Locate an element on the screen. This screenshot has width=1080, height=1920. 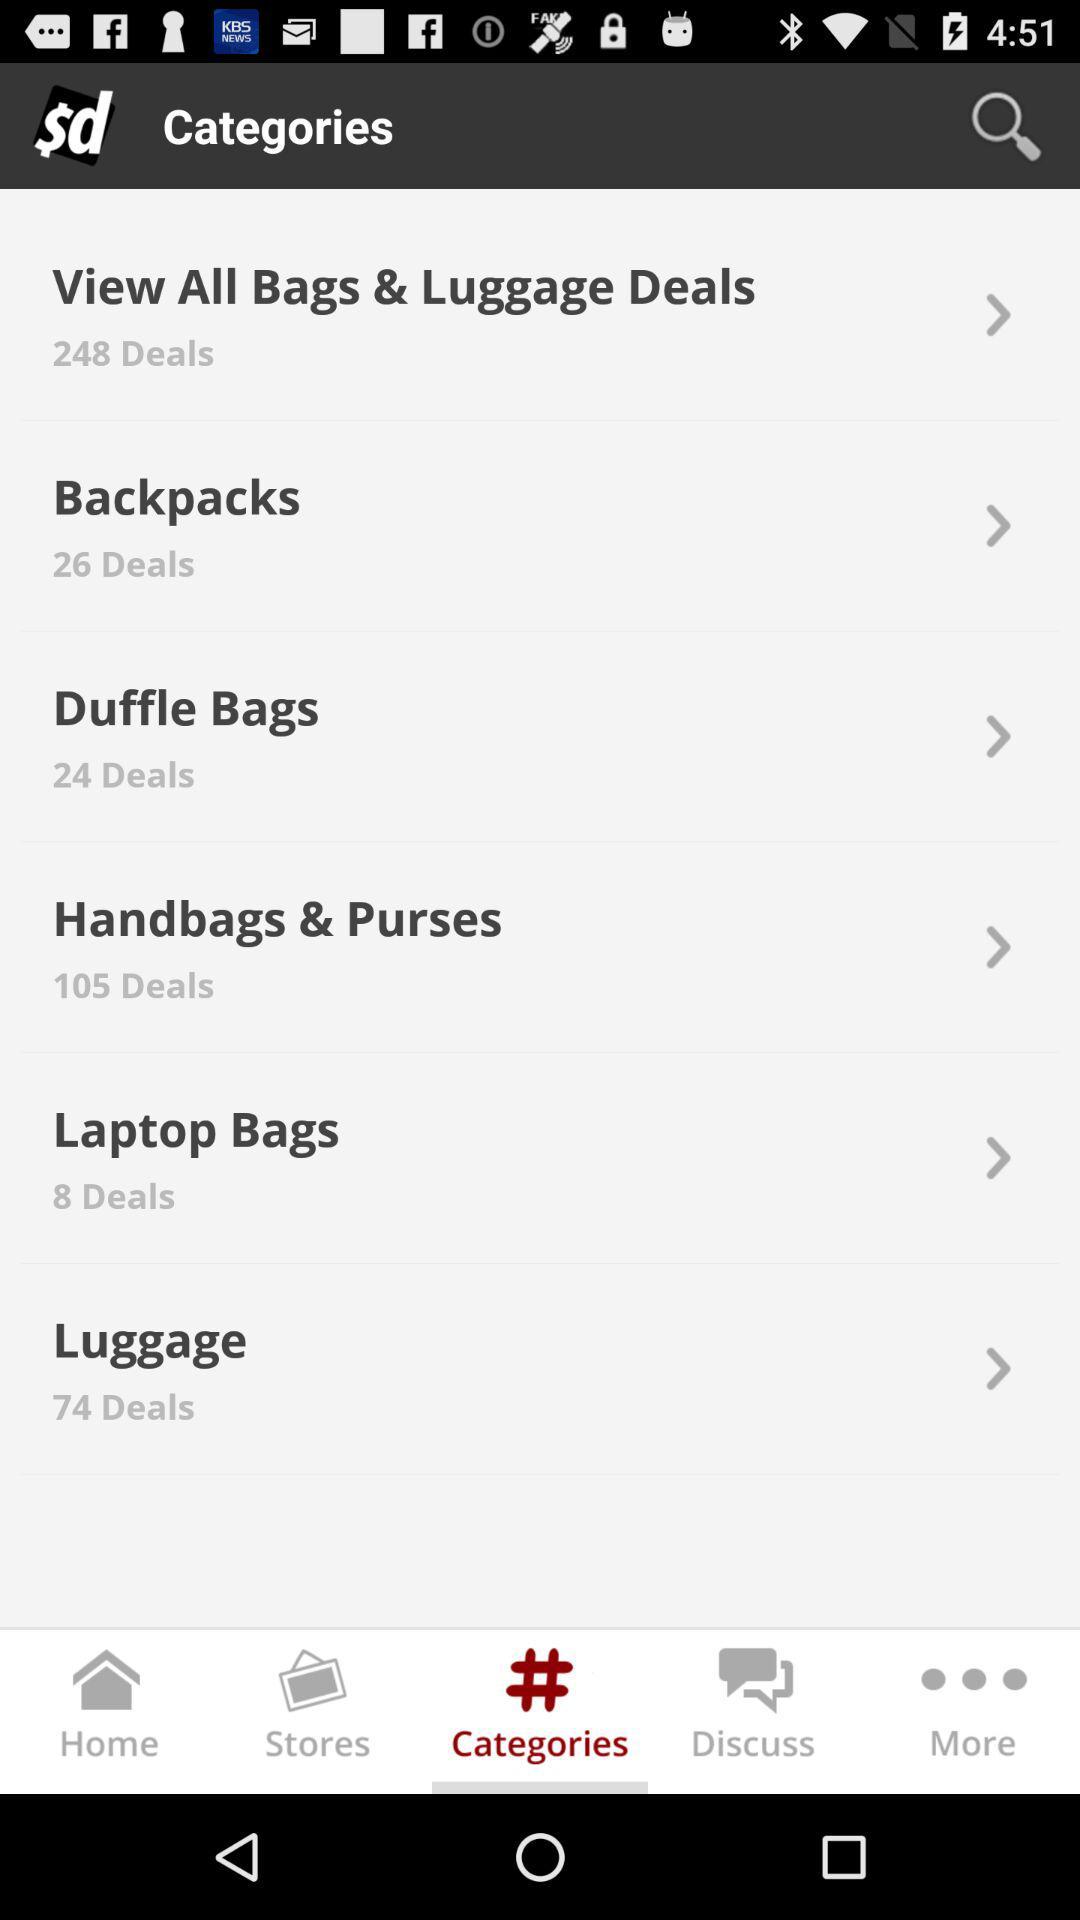
the more icon is located at coordinates (970, 1836).